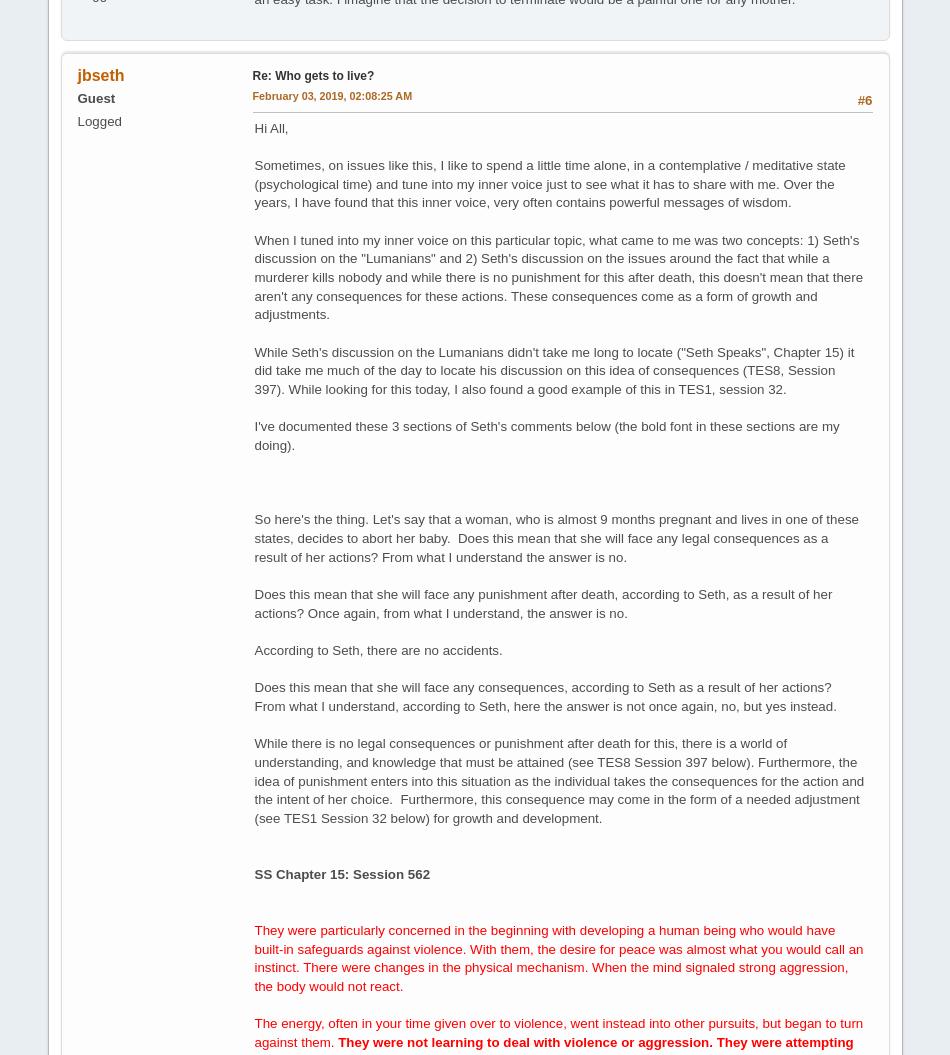  What do you see at coordinates (855, 98) in the screenshot?
I see `'#6'` at bounding box center [855, 98].